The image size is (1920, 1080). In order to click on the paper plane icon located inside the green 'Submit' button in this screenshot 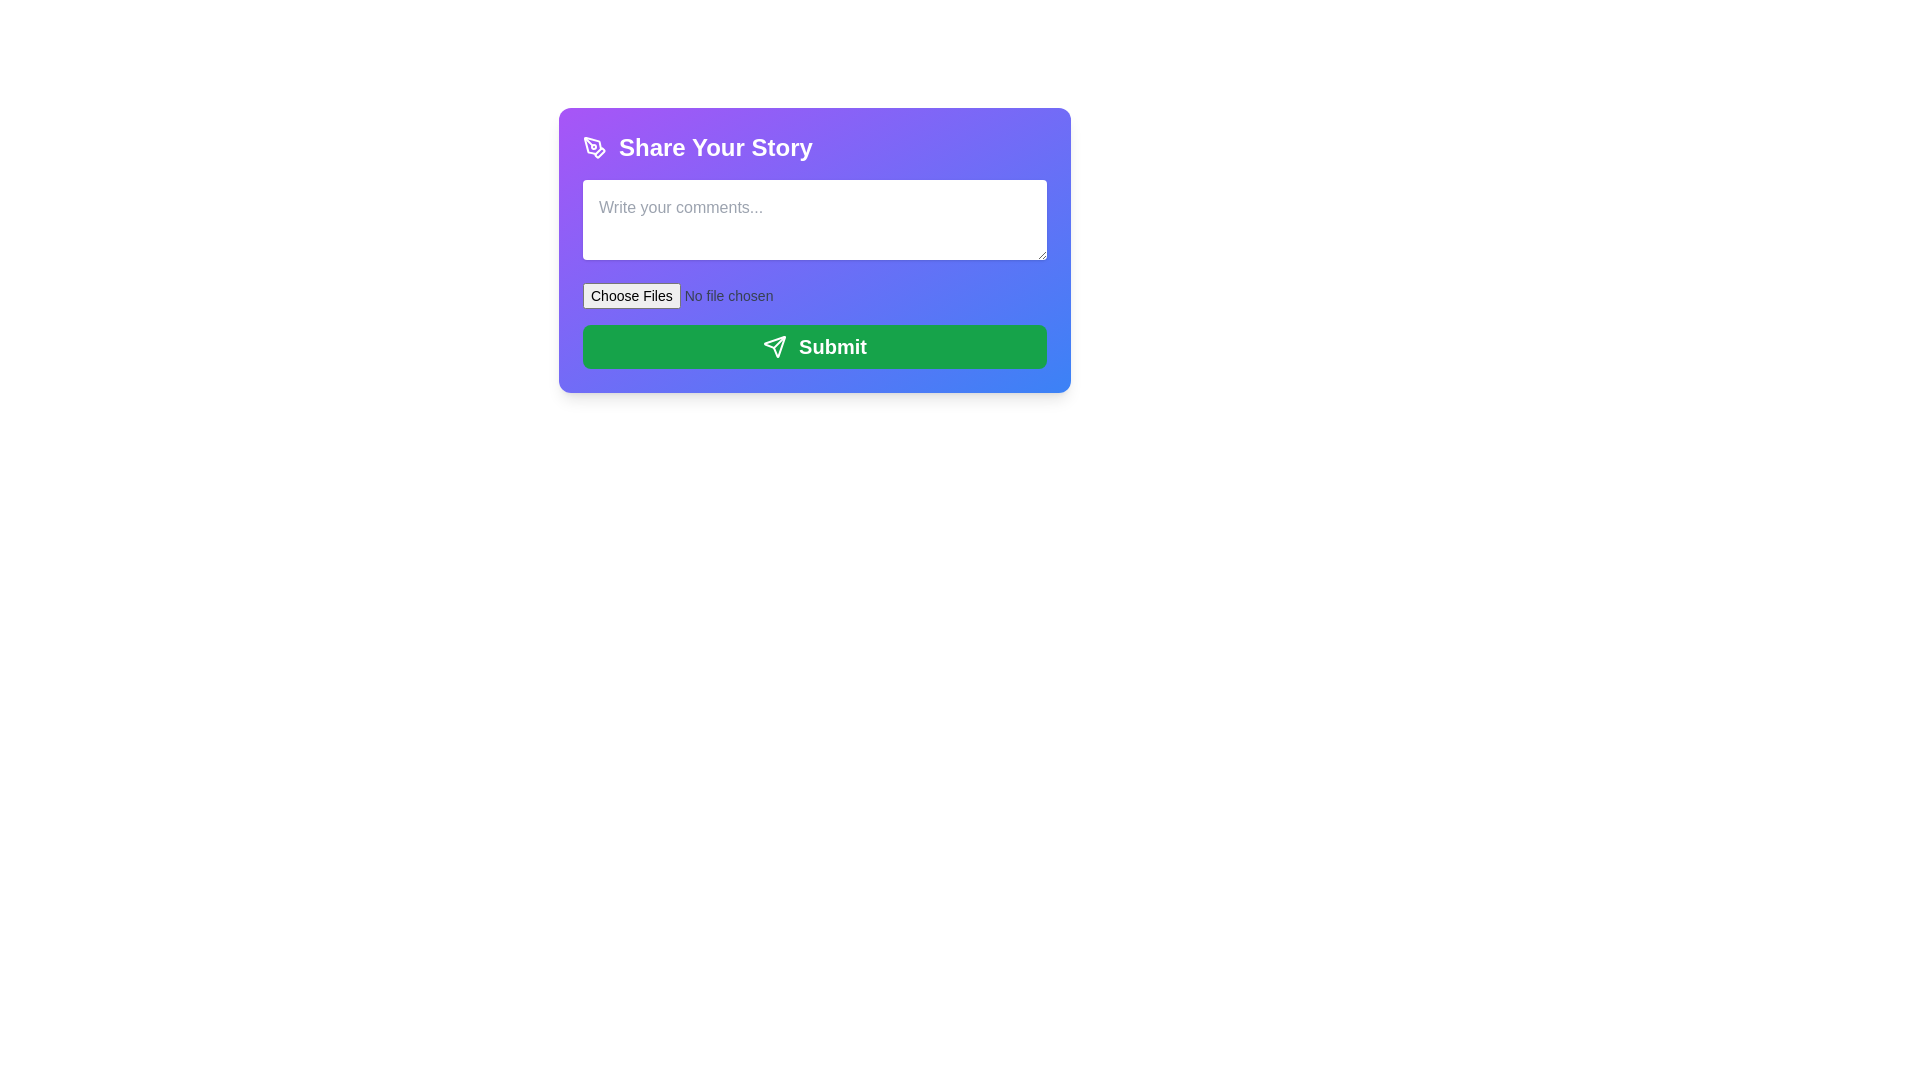, I will do `click(774, 346)`.